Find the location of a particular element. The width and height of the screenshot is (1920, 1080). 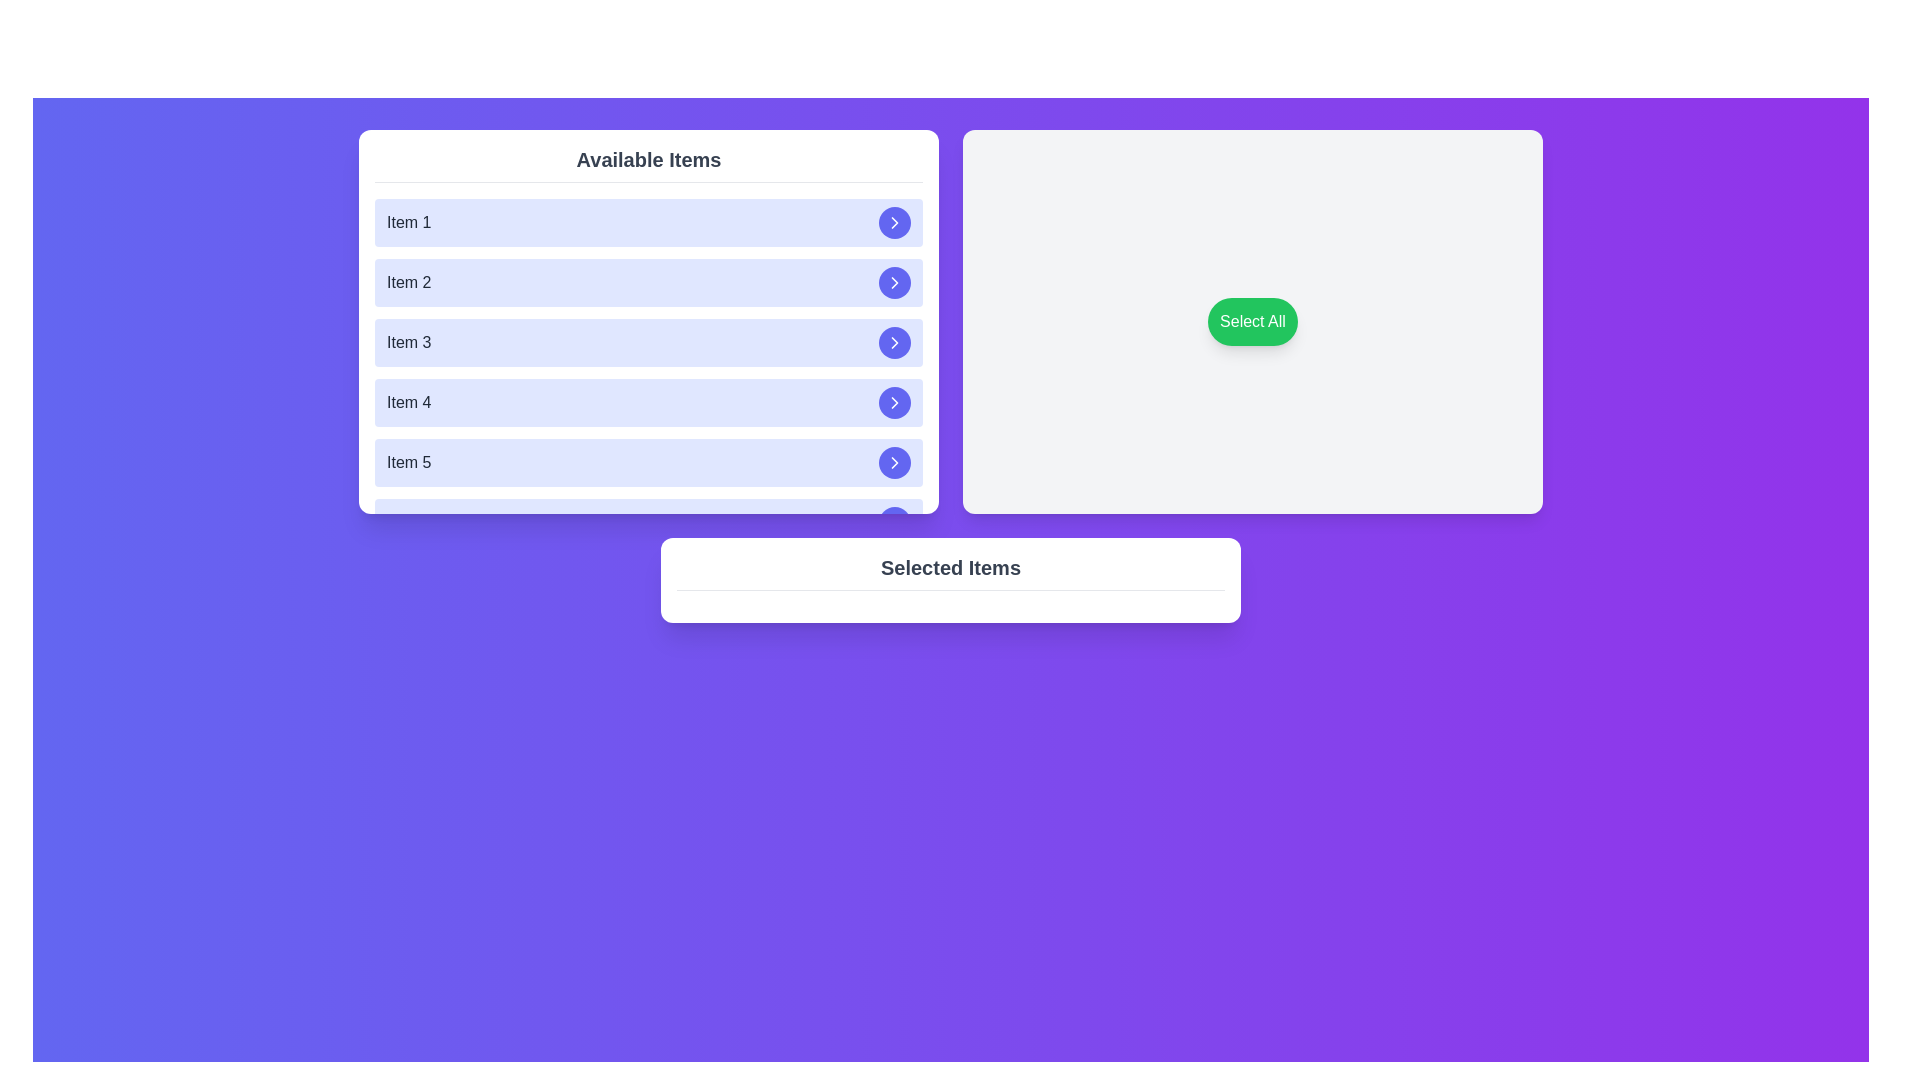

the button located in the right section of the box labeled 'Item 1' within the 'Available Items' column is located at coordinates (893, 223).